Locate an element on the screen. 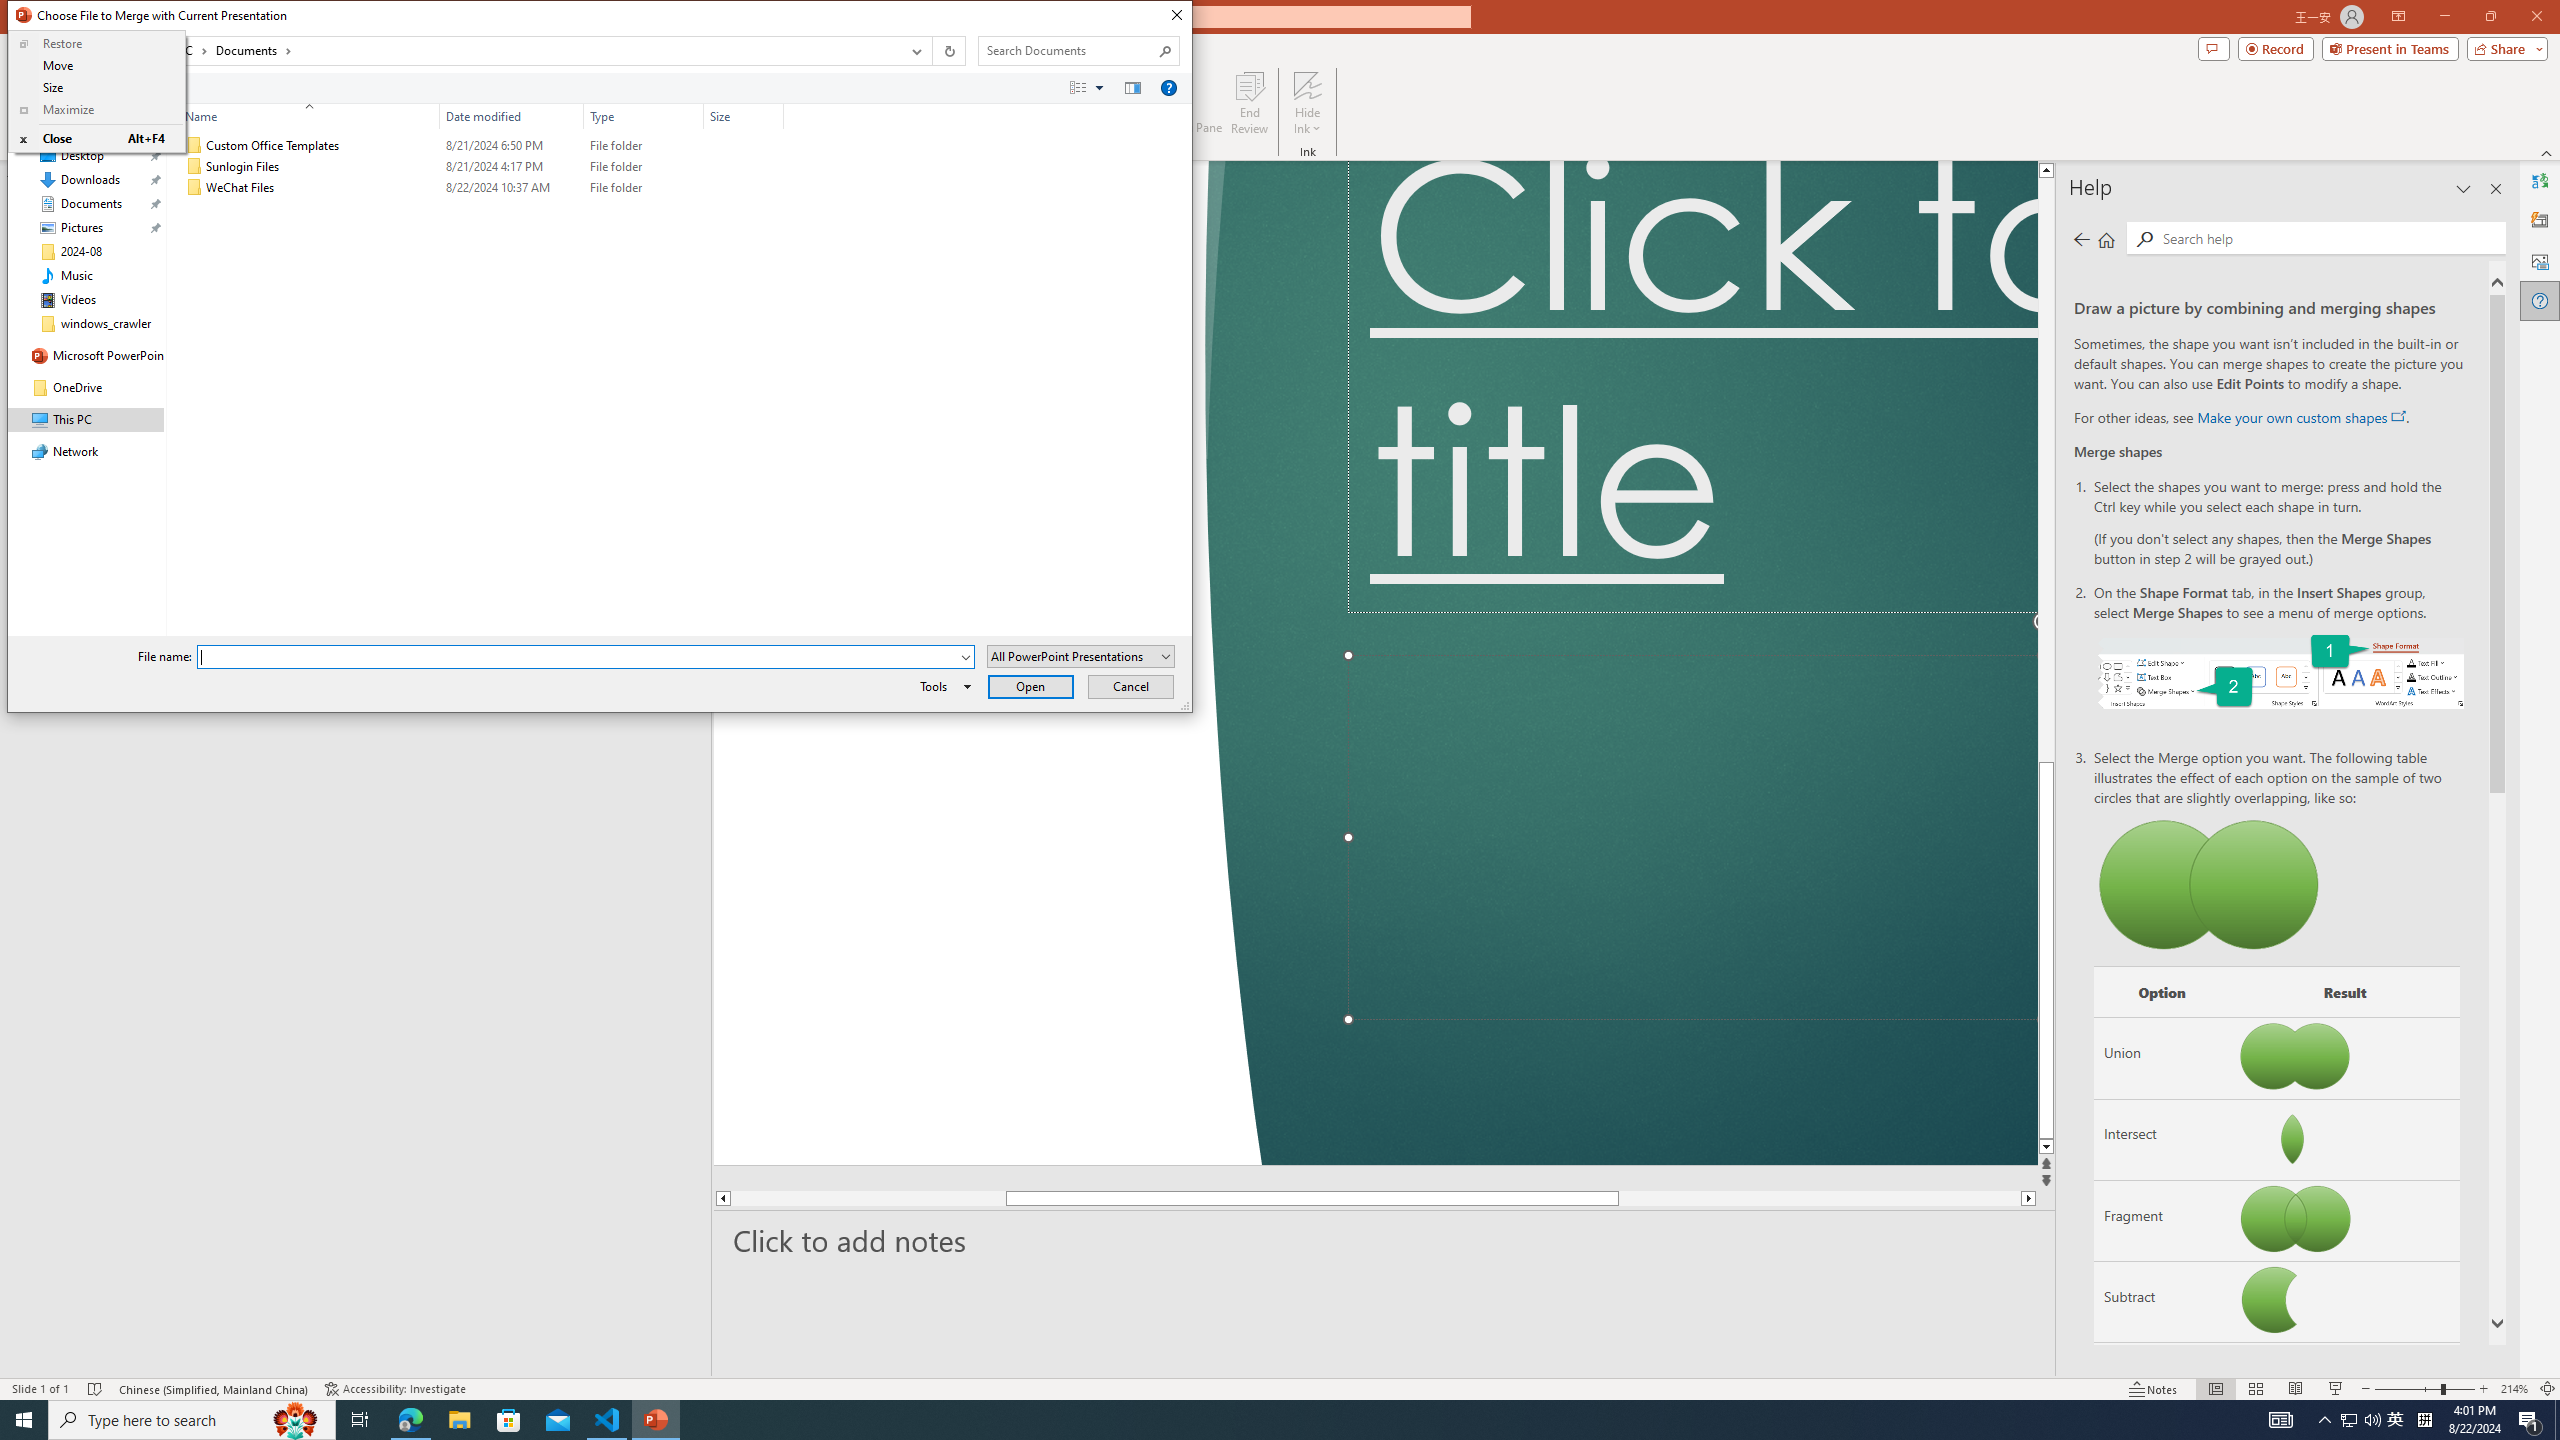 The image size is (2560, 1440). 'Designer' is located at coordinates (2539, 221).